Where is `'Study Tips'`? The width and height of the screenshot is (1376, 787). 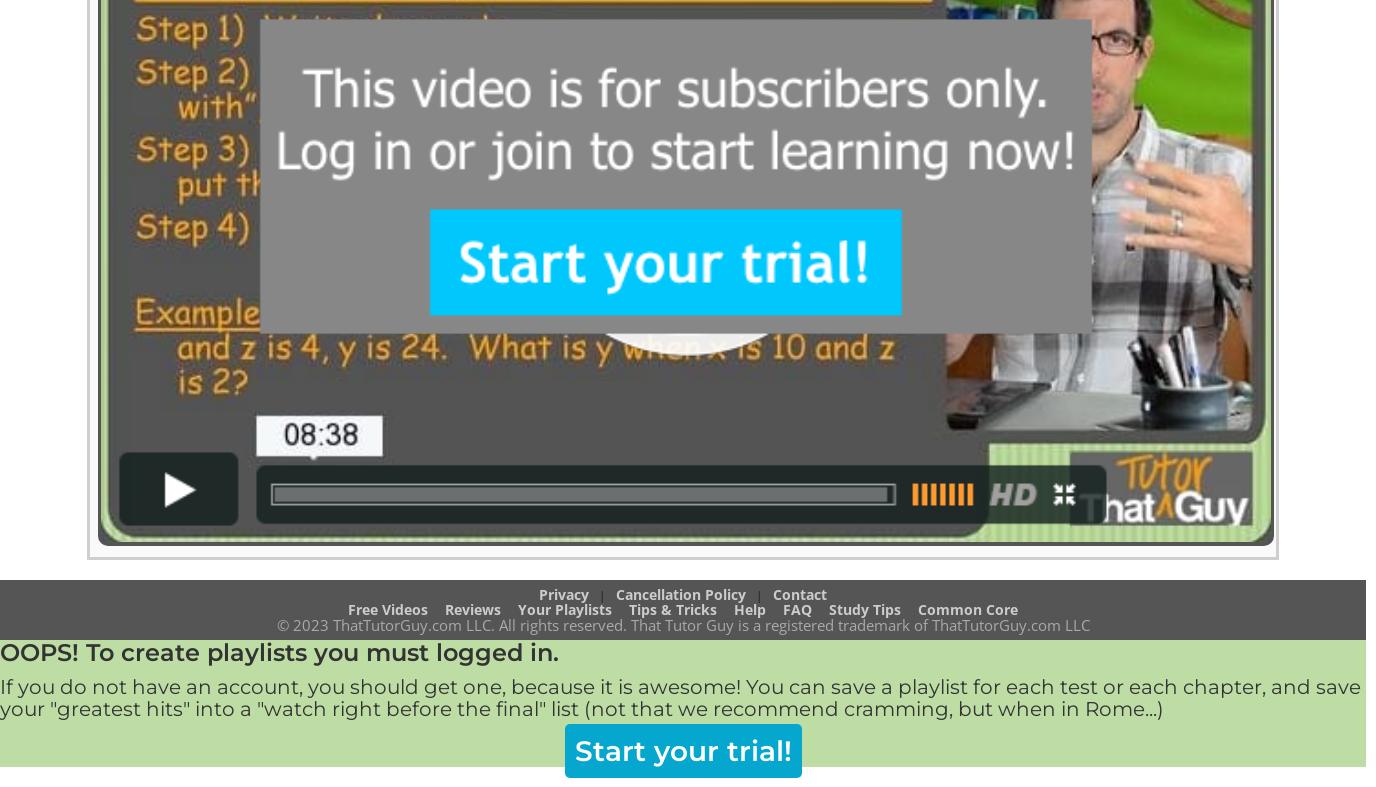 'Study Tips' is located at coordinates (828, 607).